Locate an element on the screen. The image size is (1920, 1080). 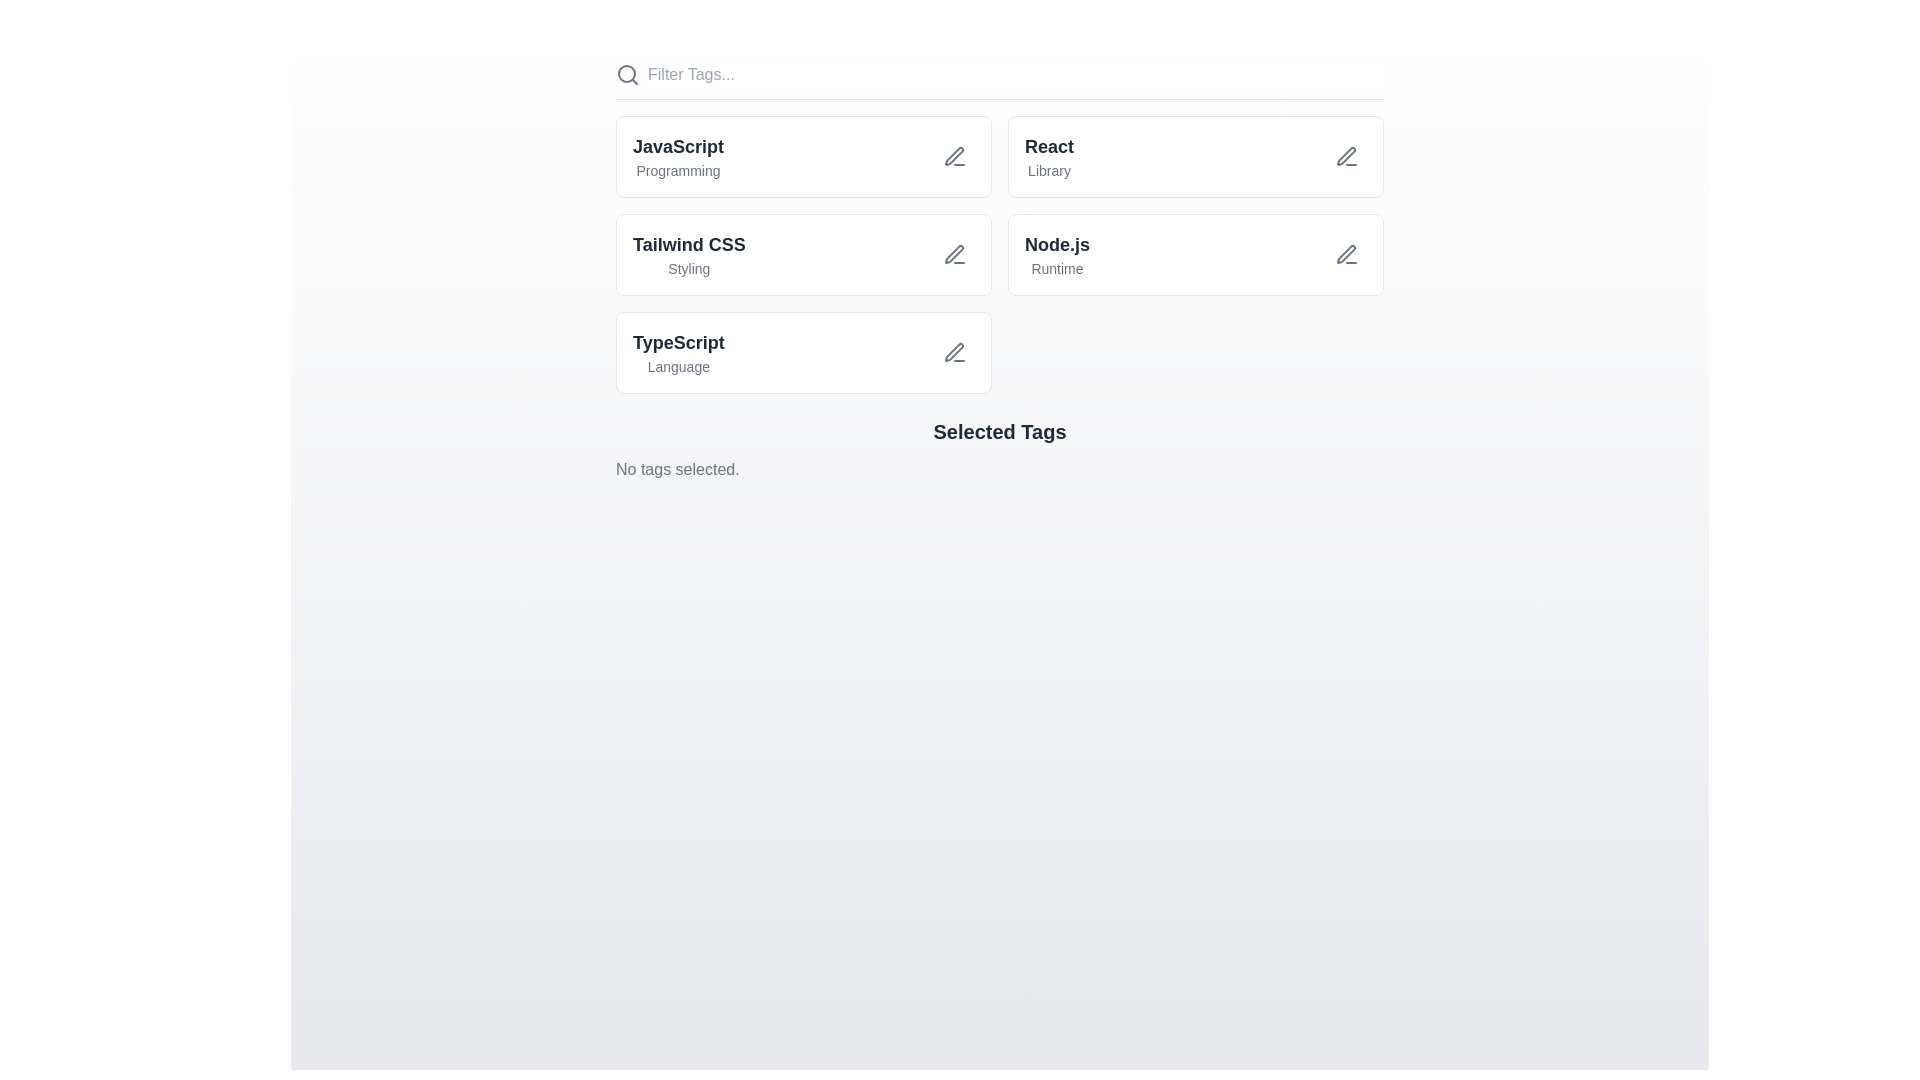
the button located at the top-right corner of the 'TypeScript Language' card for accessibility actions is located at coordinates (954, 352).